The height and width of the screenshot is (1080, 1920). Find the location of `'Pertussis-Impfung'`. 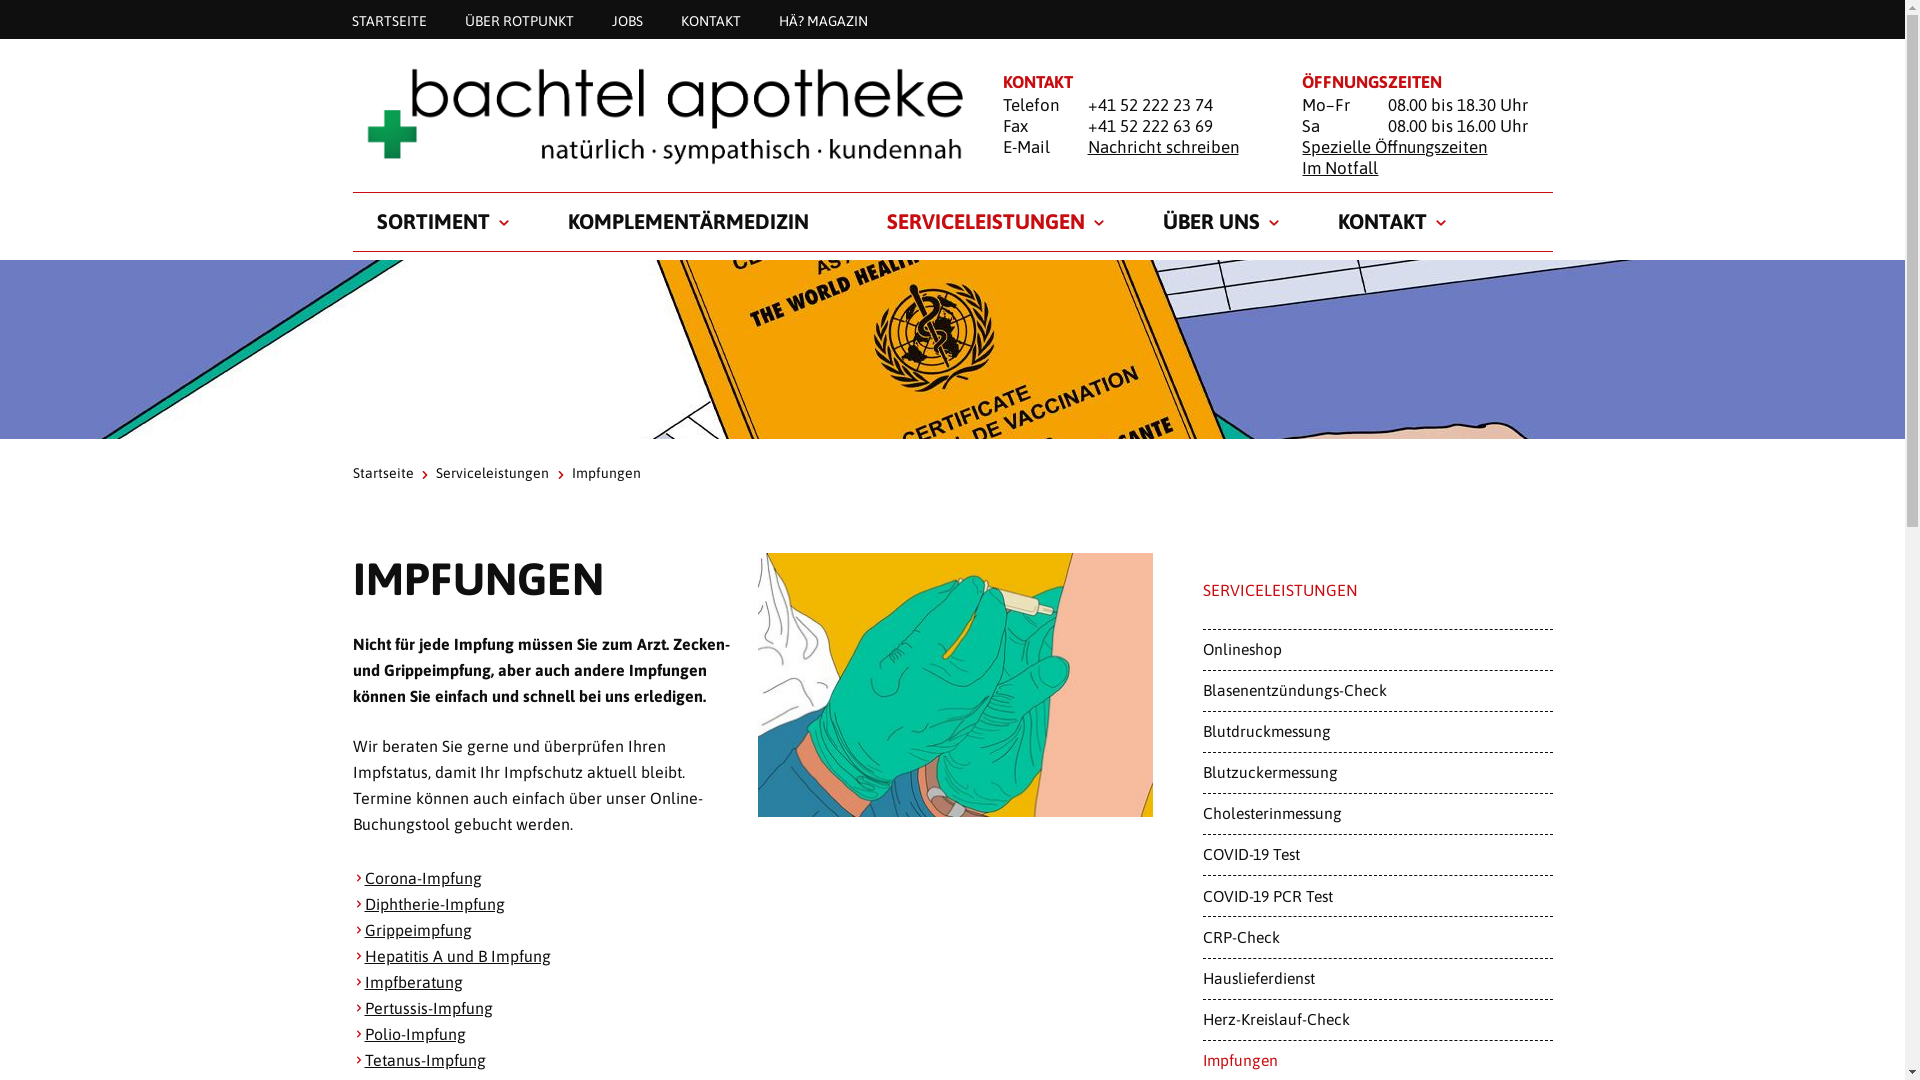

'Pertussis-Impfung' is located at coordinates (364, 1007).